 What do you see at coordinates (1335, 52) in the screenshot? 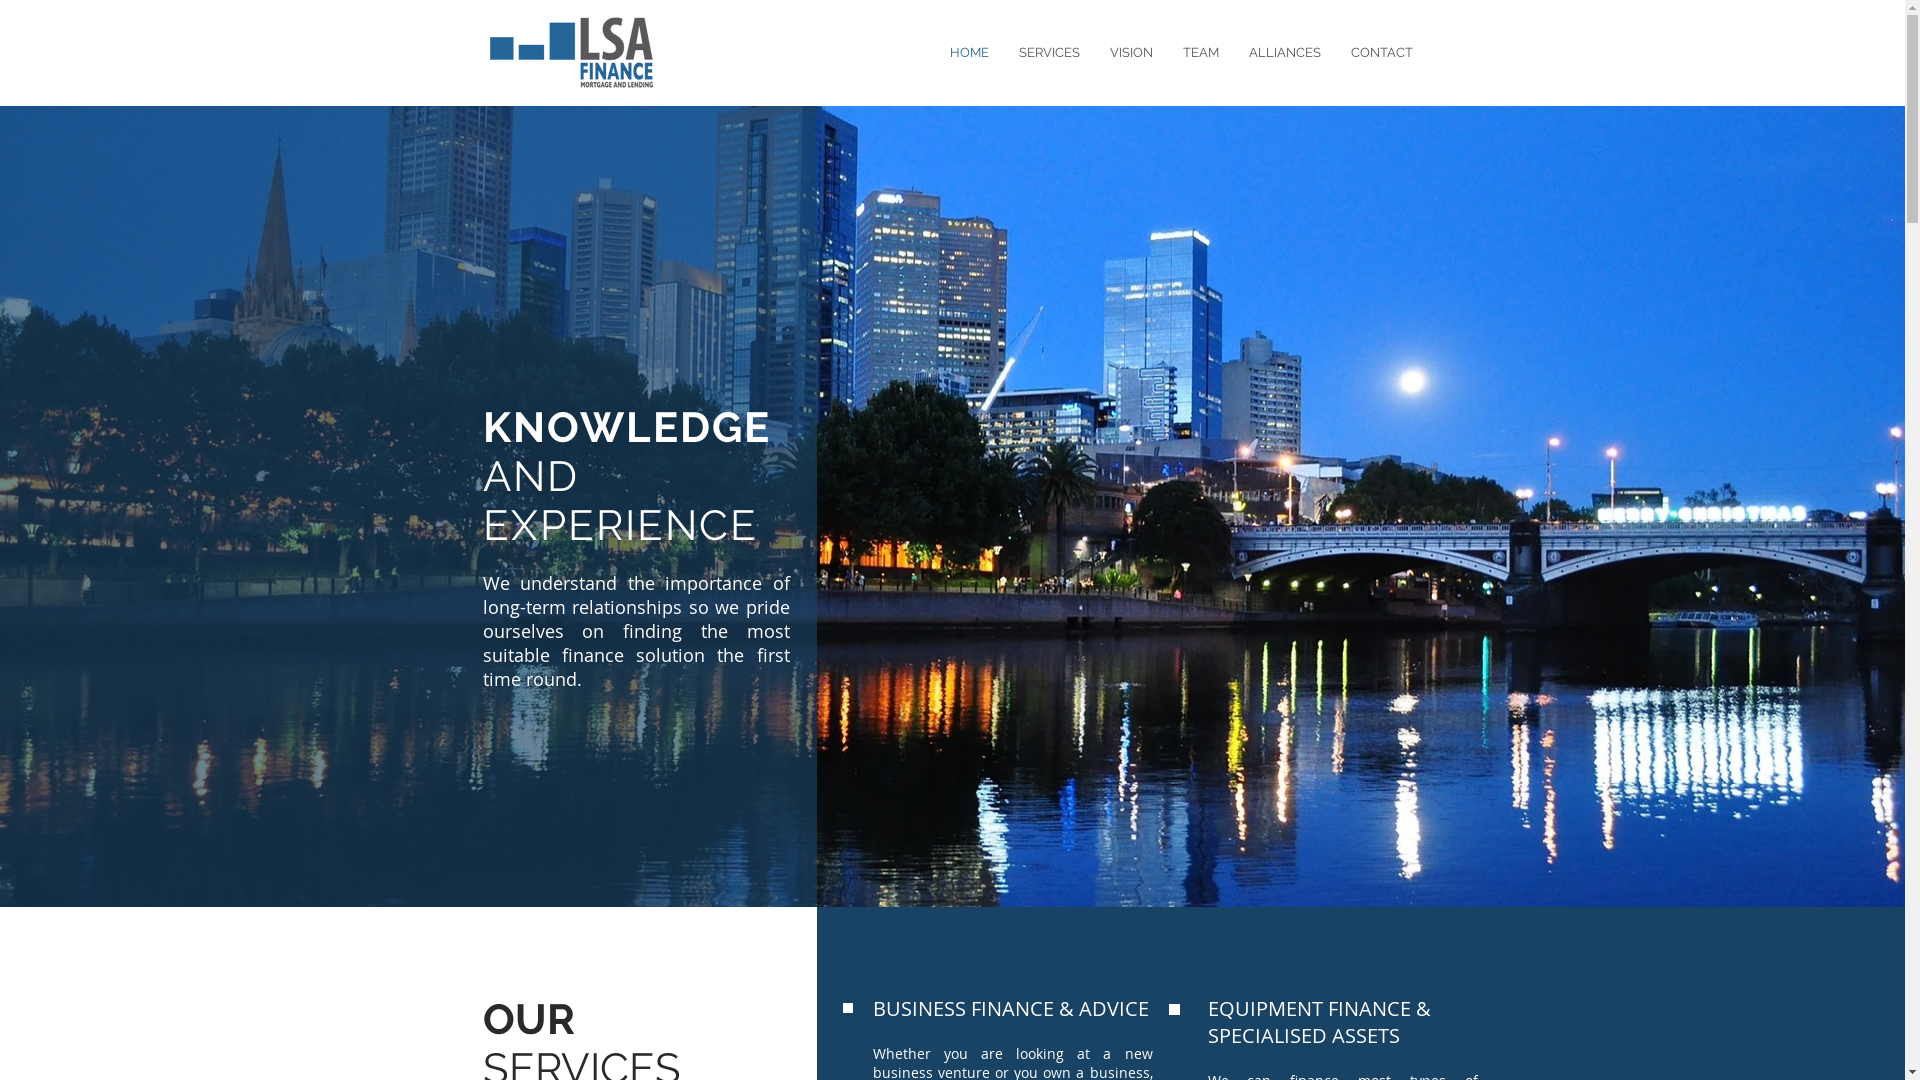
I see `'CONTACT'` at bounding box center [1335, 52].